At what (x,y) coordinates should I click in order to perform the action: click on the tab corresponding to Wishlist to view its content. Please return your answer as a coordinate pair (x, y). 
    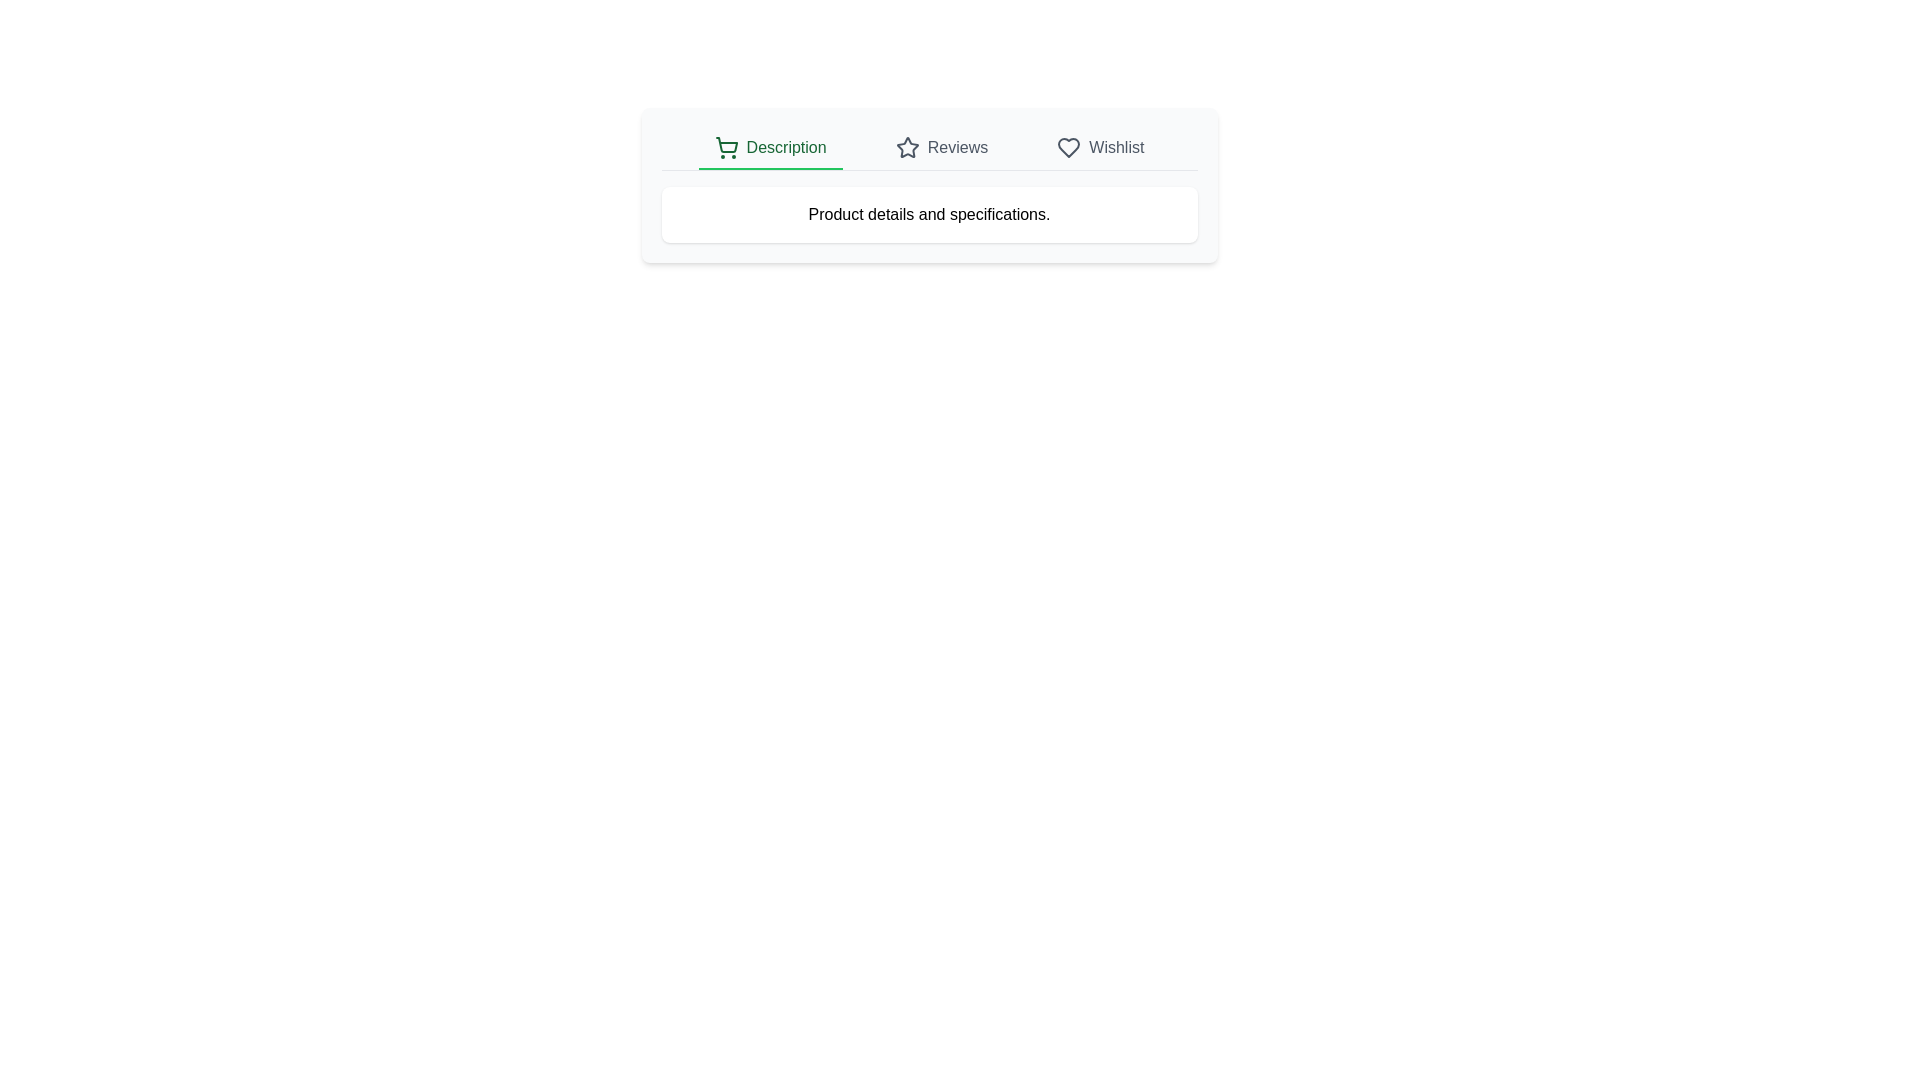
    Looking at the image, I should click on (1099, 148).